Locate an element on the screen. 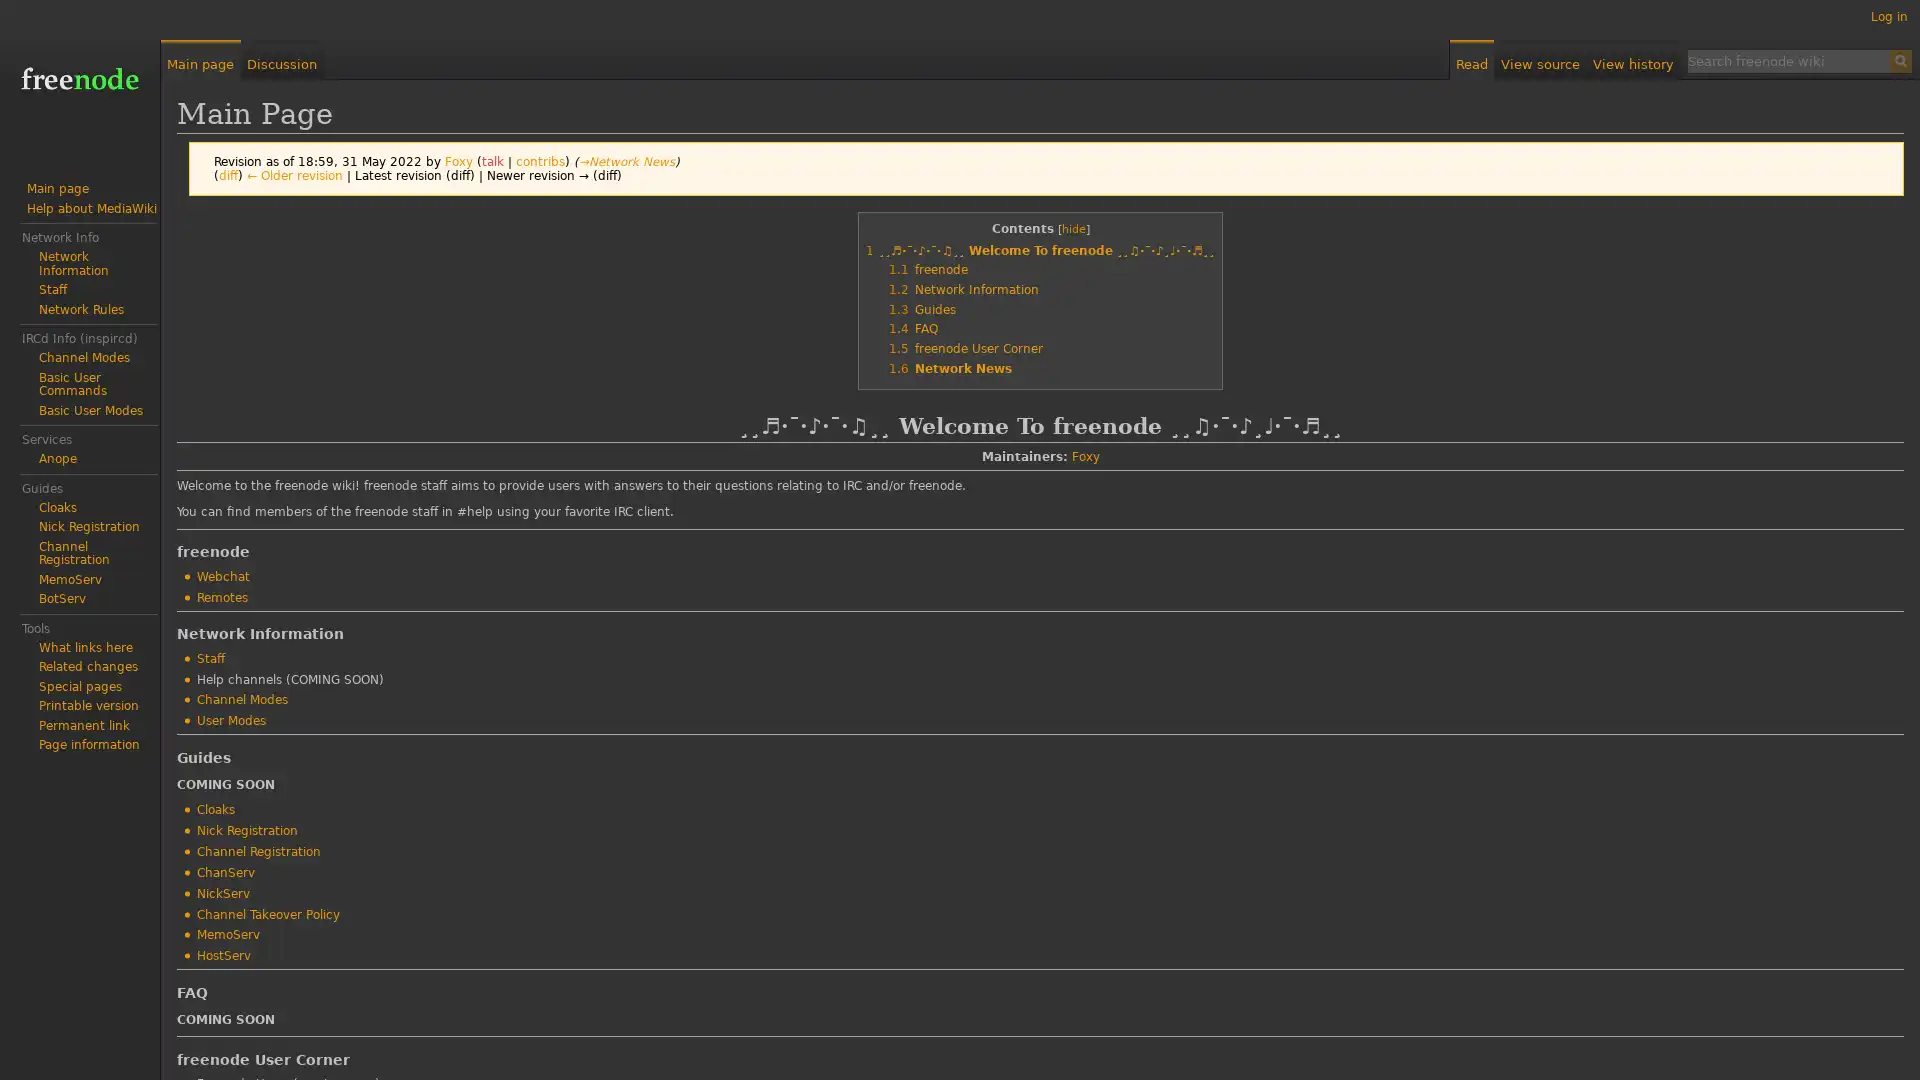 The image size is (1920, 1080). Go is located at coordinates (1899, 60).